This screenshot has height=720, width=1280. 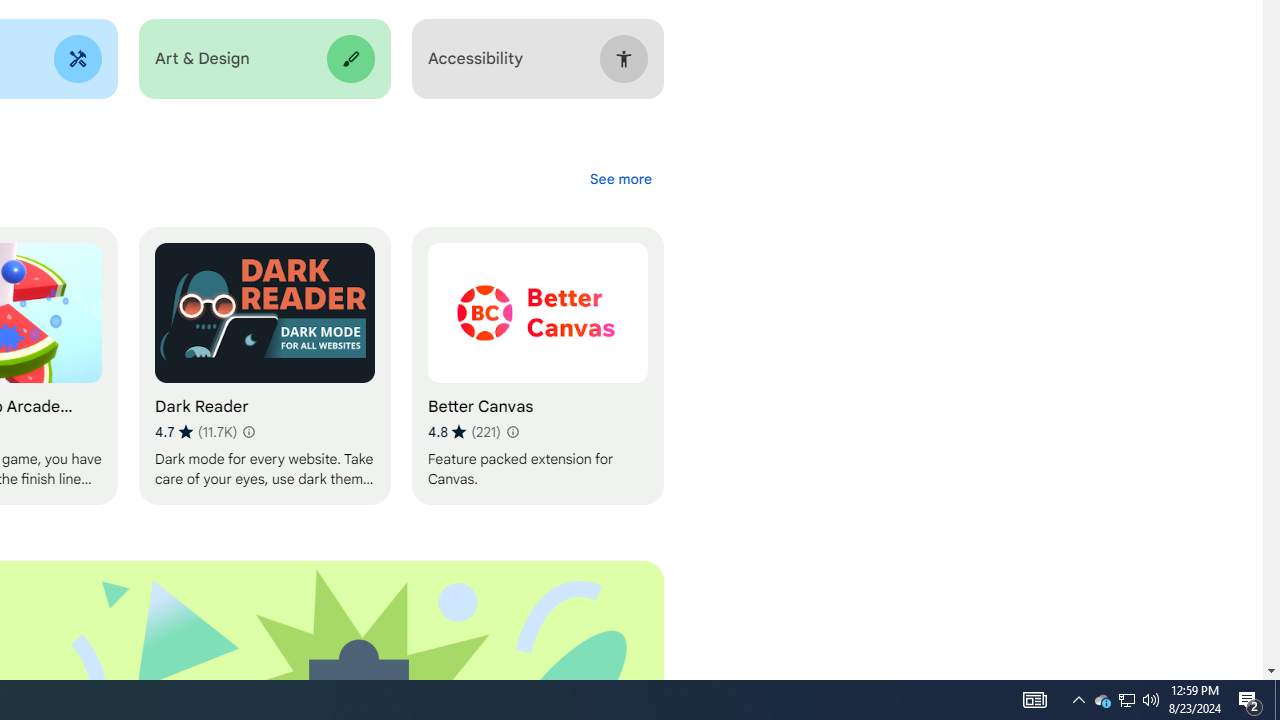 I want to click on 'See more personalized recommendations', so click(x=619, y=178).